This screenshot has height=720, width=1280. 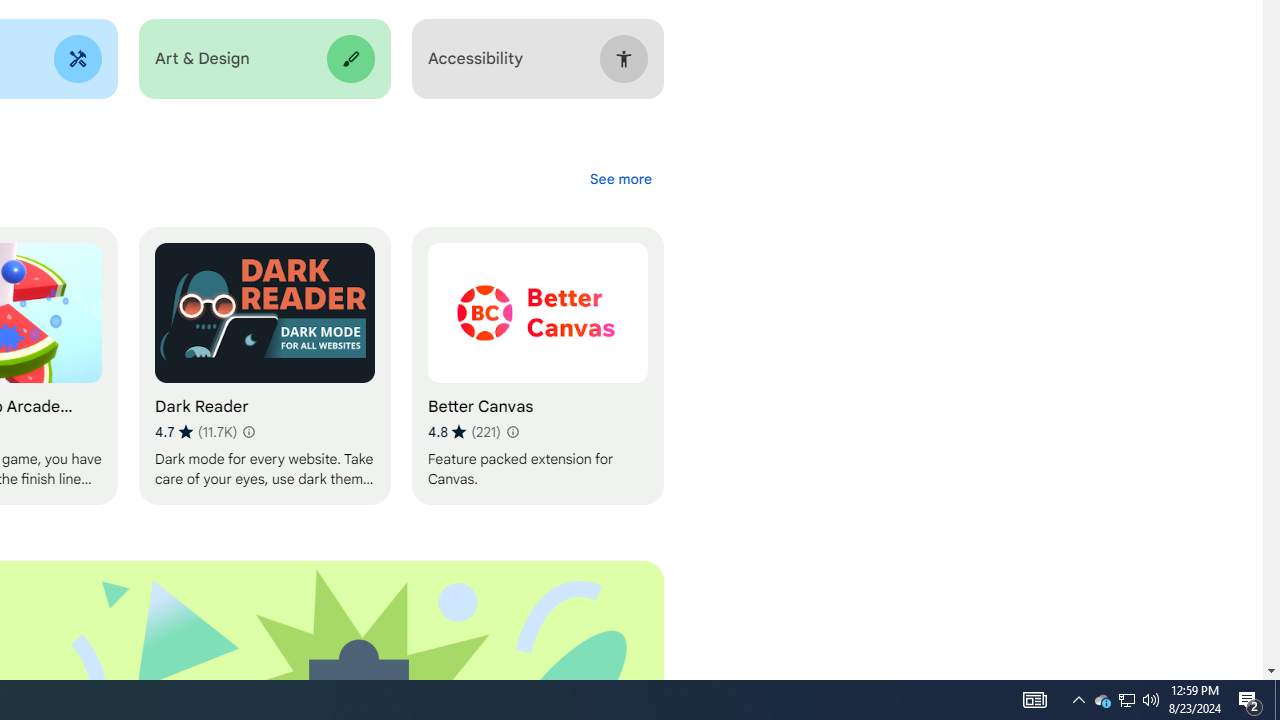 I want to click on 'See more personalized recommendations', so click(x=619, y=178).